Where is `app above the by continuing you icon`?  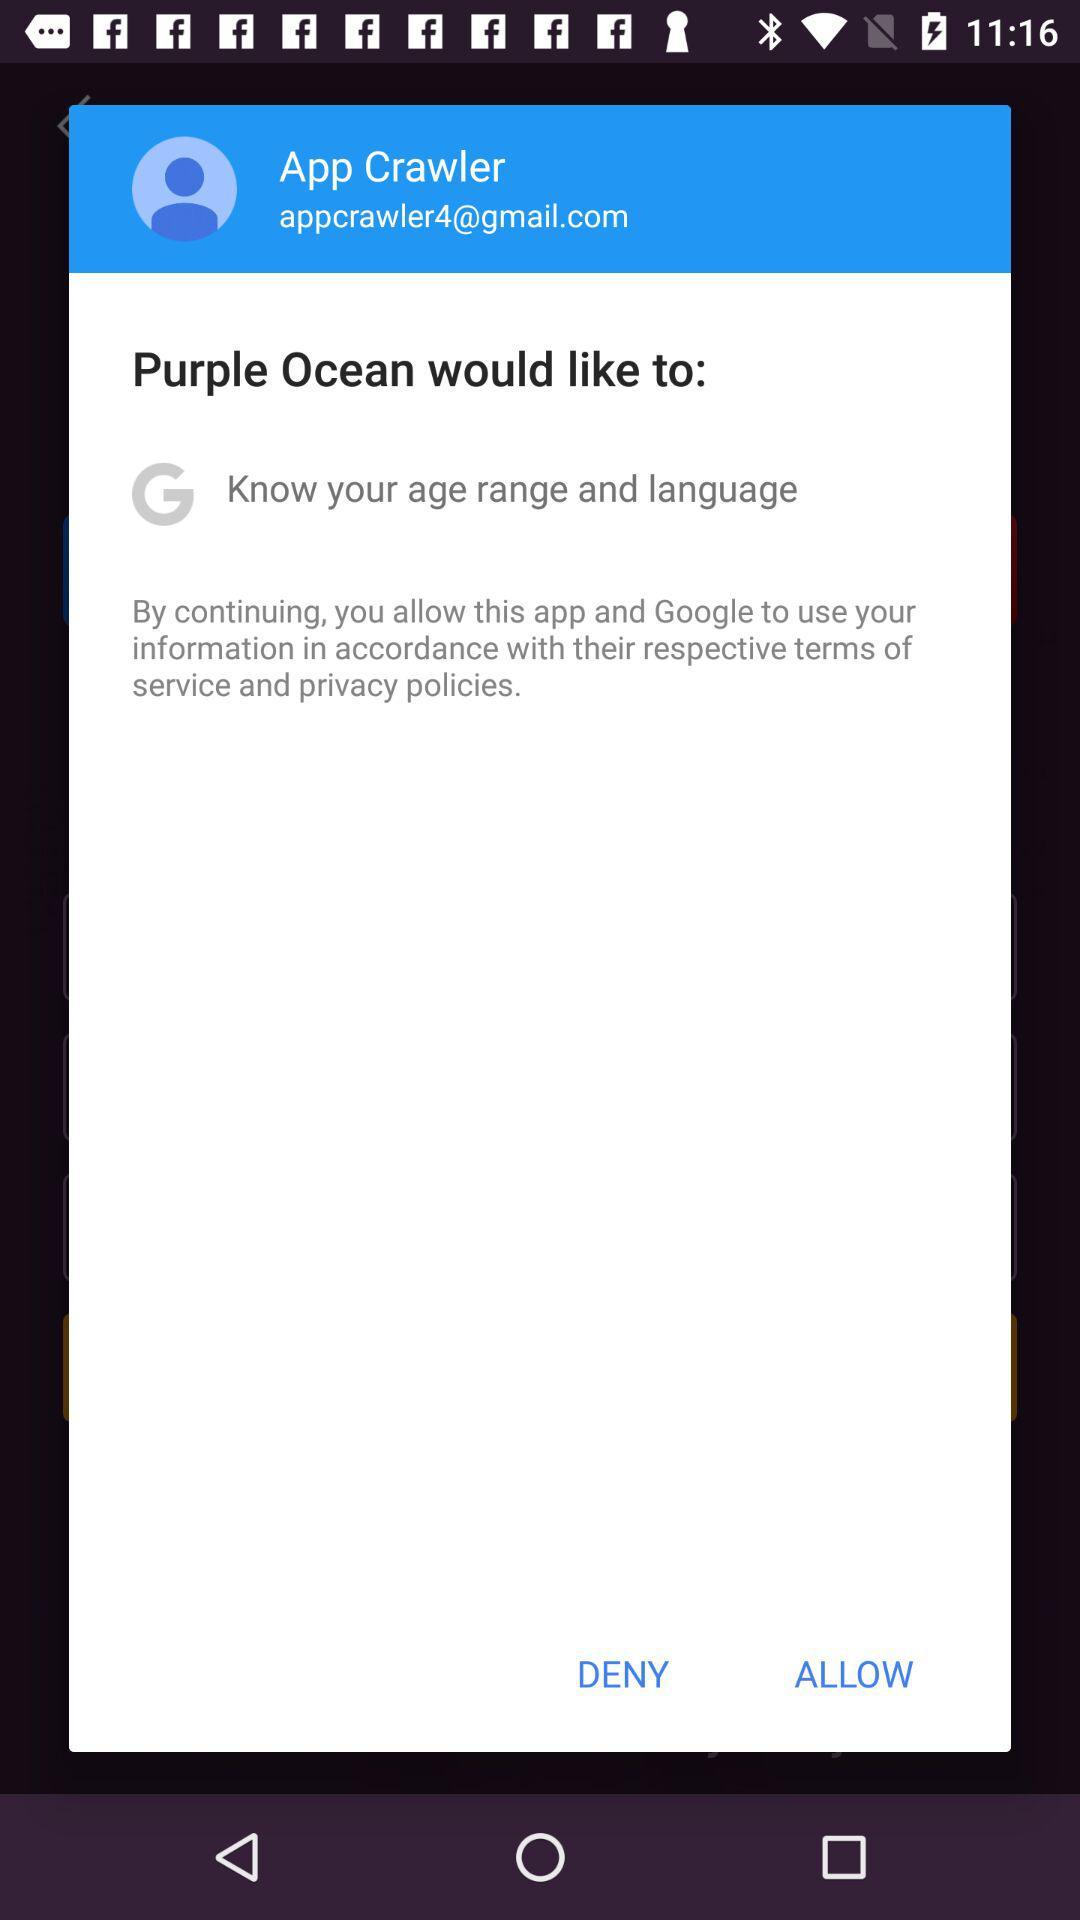 app above the by continuing you icon is located at coordinates (511, 487).